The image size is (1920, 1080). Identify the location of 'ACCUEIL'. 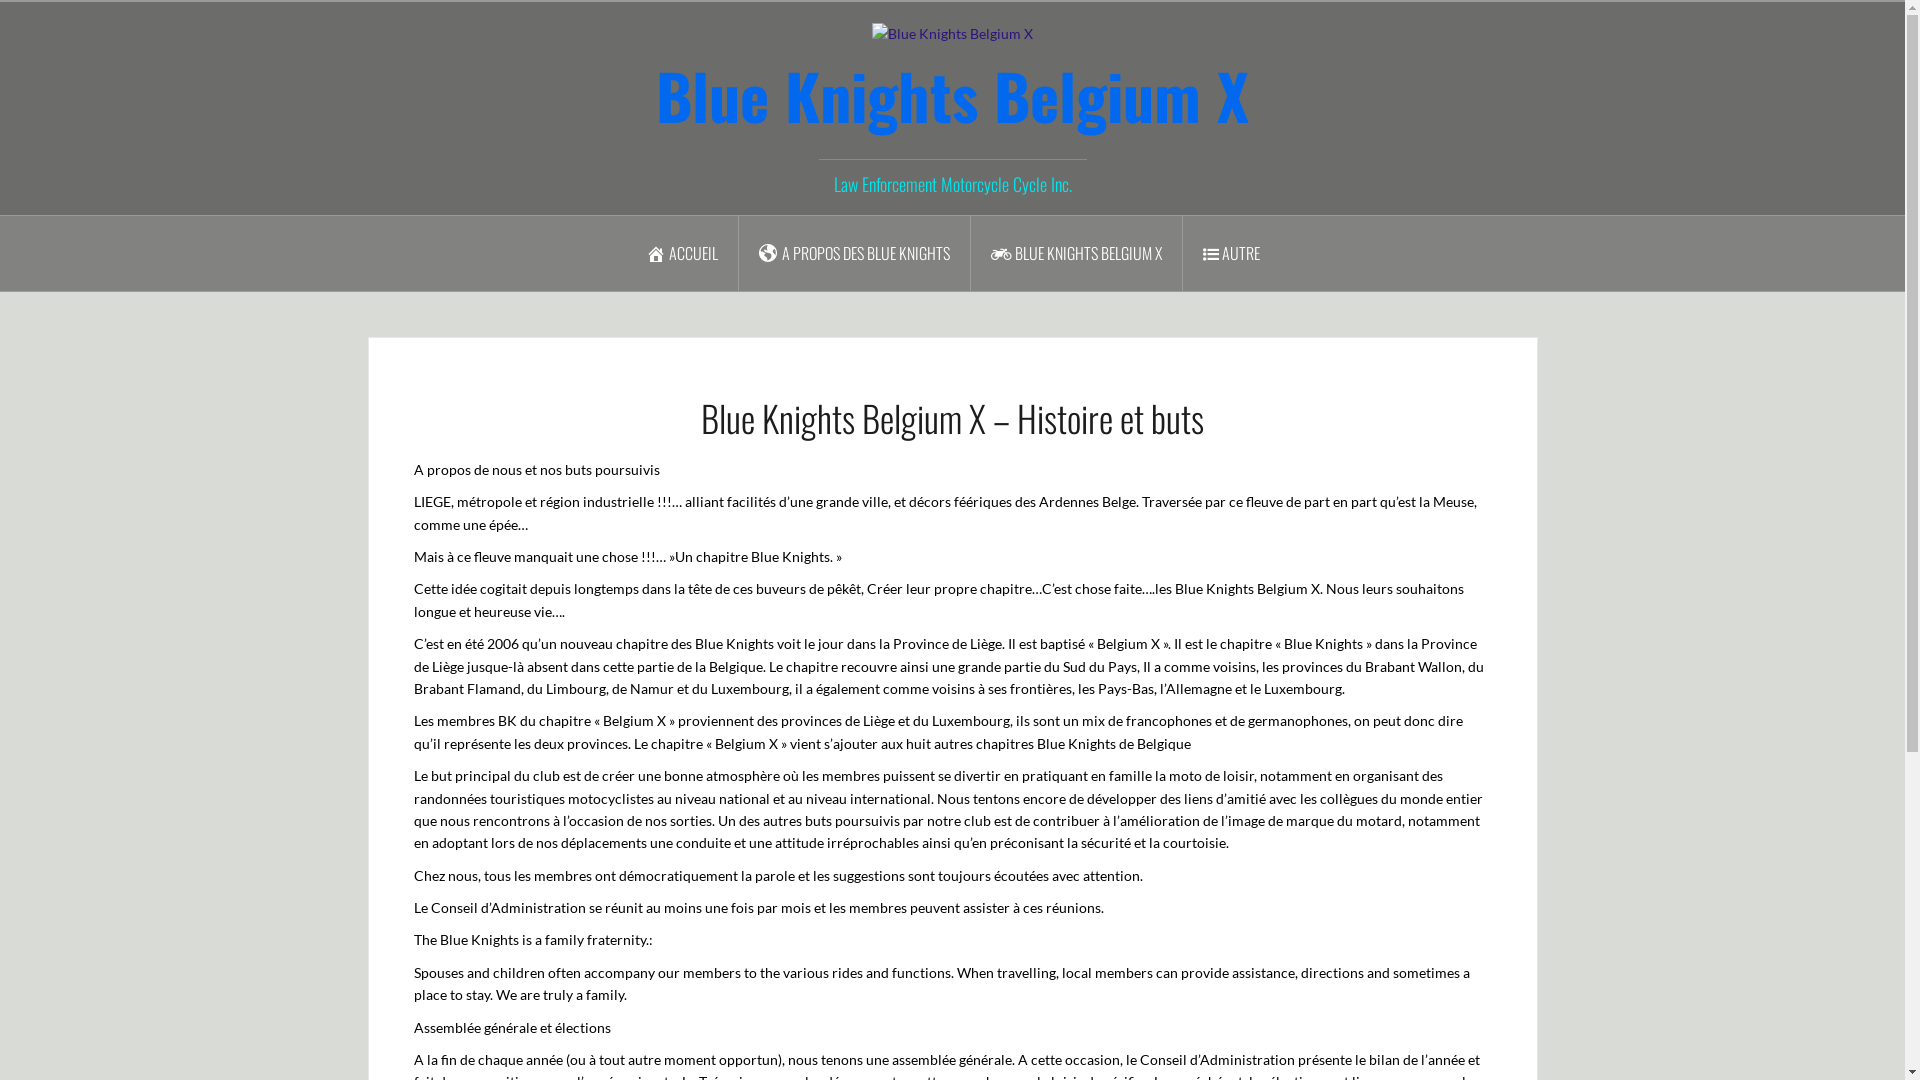
(682, 253).